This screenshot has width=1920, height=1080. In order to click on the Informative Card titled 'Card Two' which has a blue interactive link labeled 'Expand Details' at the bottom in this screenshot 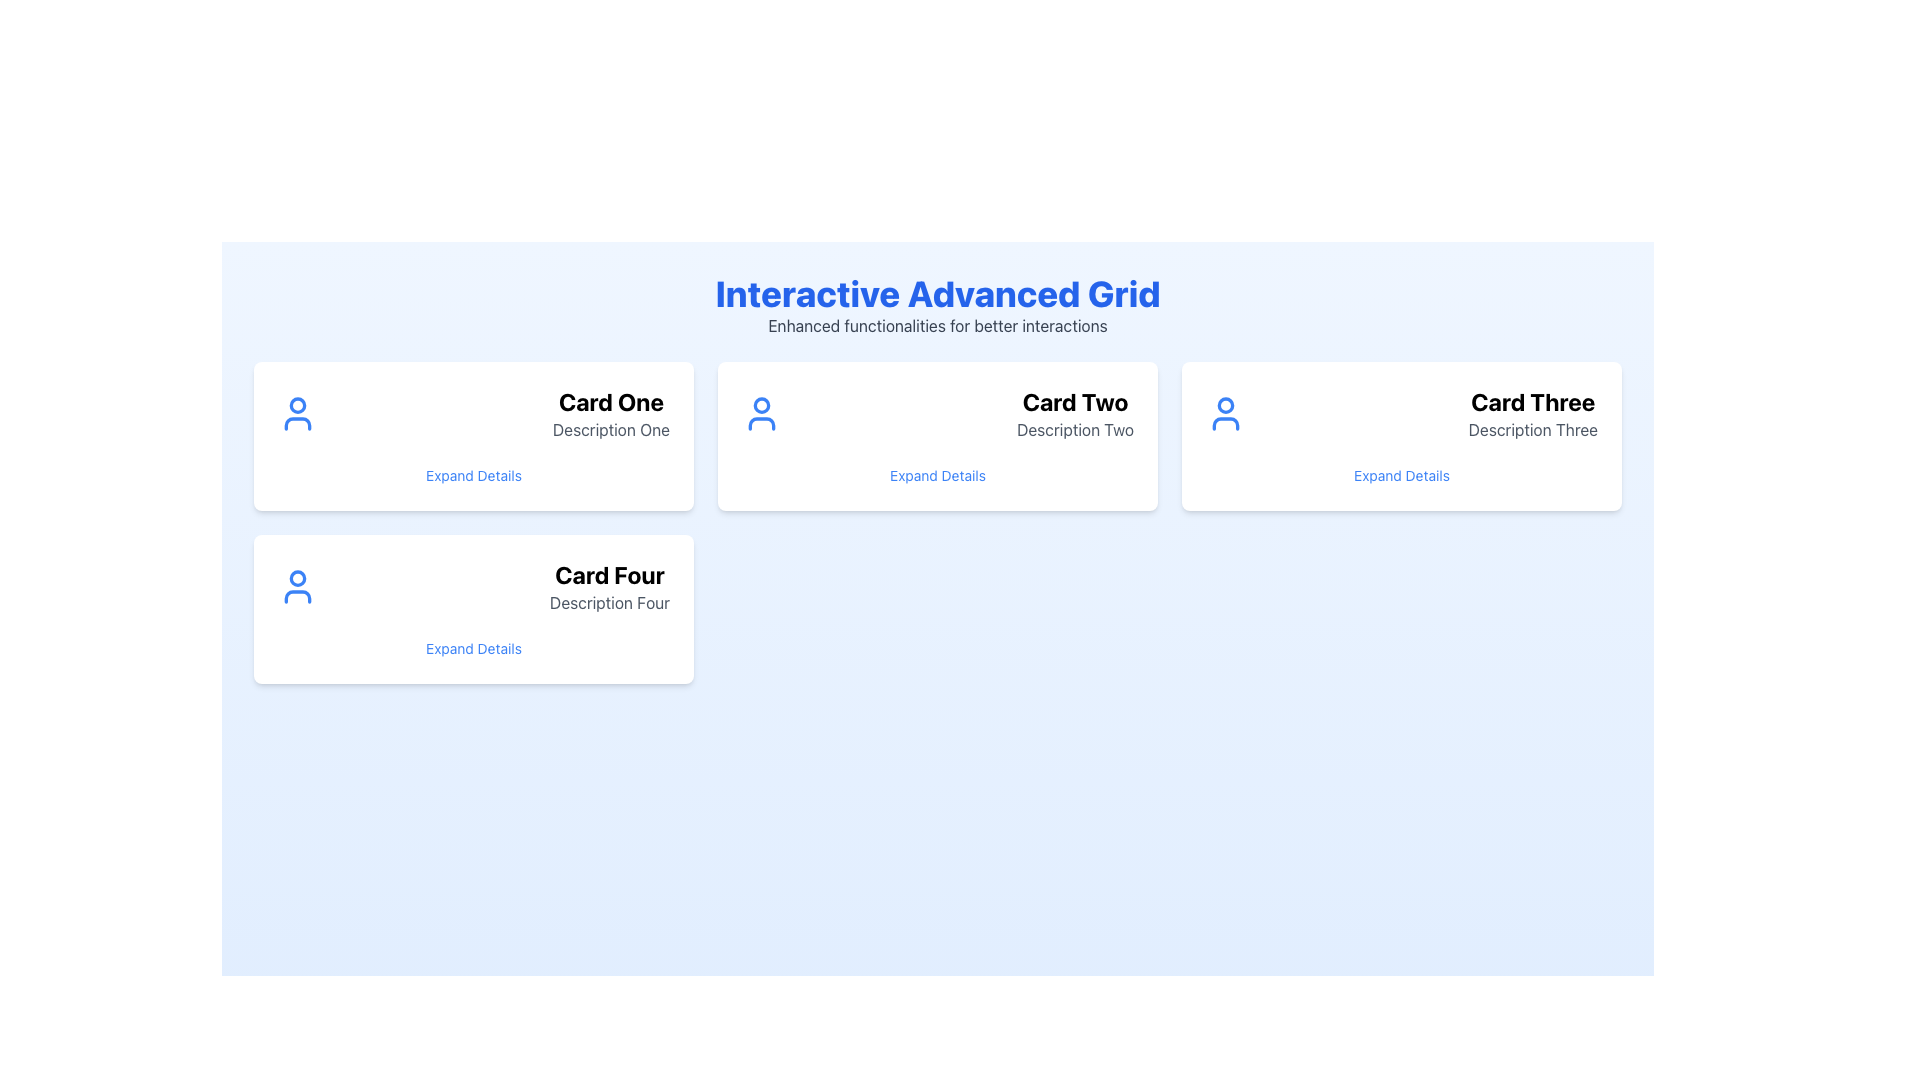, I will do `click(936, 435)`.